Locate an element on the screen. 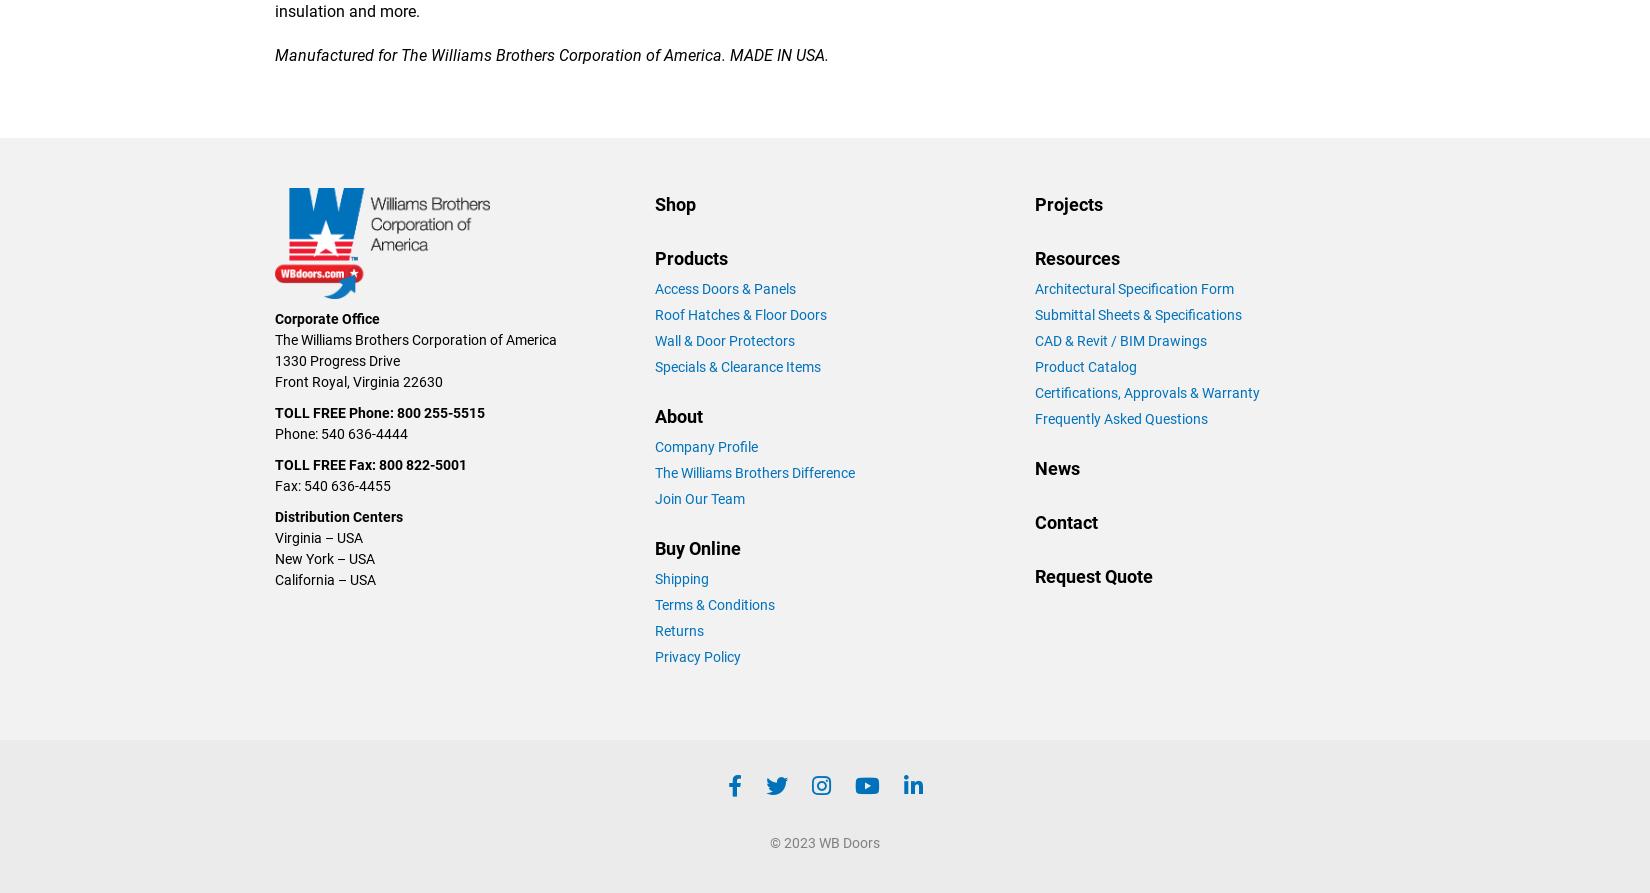 This screenshot has width=1650, height=893. 'Manufactured for The Williams Brothers Corporation of America. MADE IN USA.' is located at coordinates (550, 54).